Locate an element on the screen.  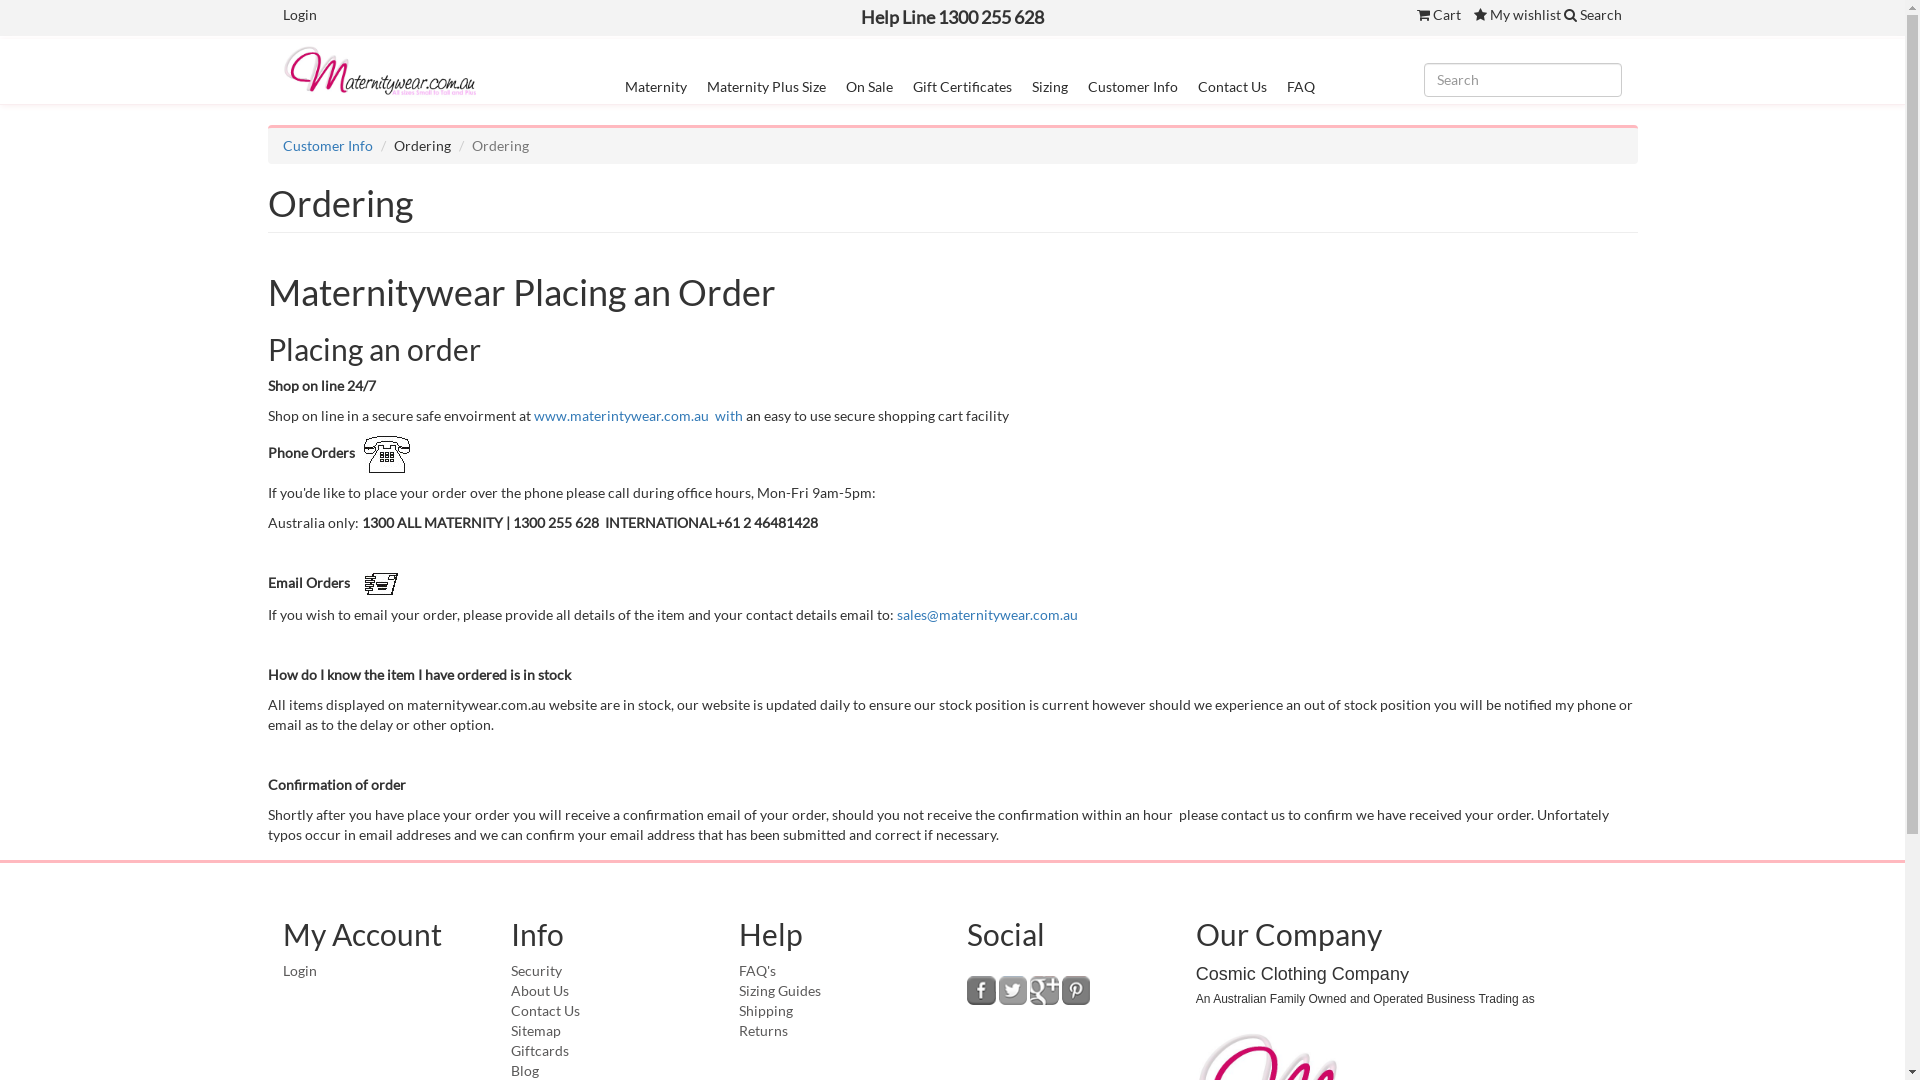
'On Sale' is located at coordinates (869, 85).